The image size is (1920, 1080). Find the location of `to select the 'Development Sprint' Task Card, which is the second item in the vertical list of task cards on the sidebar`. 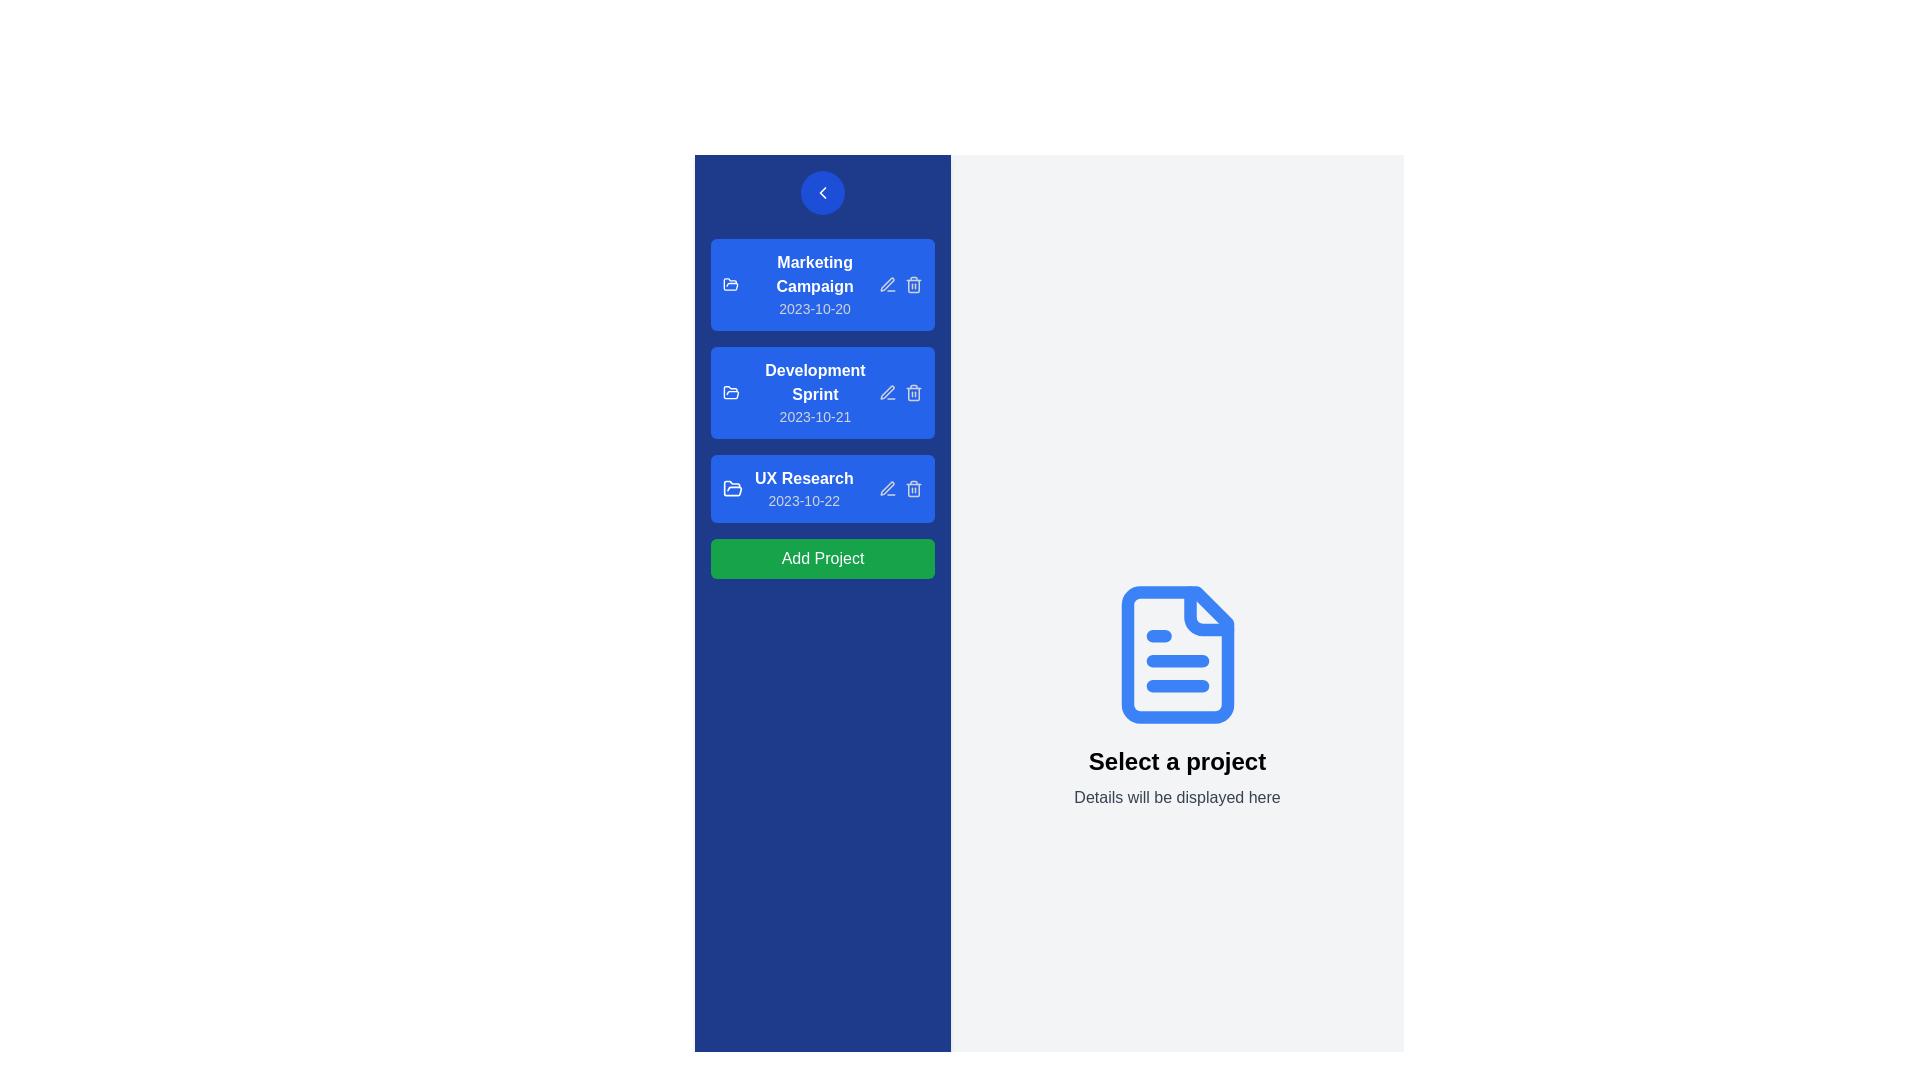

to select the 'Development Sprint' Task Card, which is the second item in the vertical list of task cards on the sidebar is located at coordinates (801, 393).